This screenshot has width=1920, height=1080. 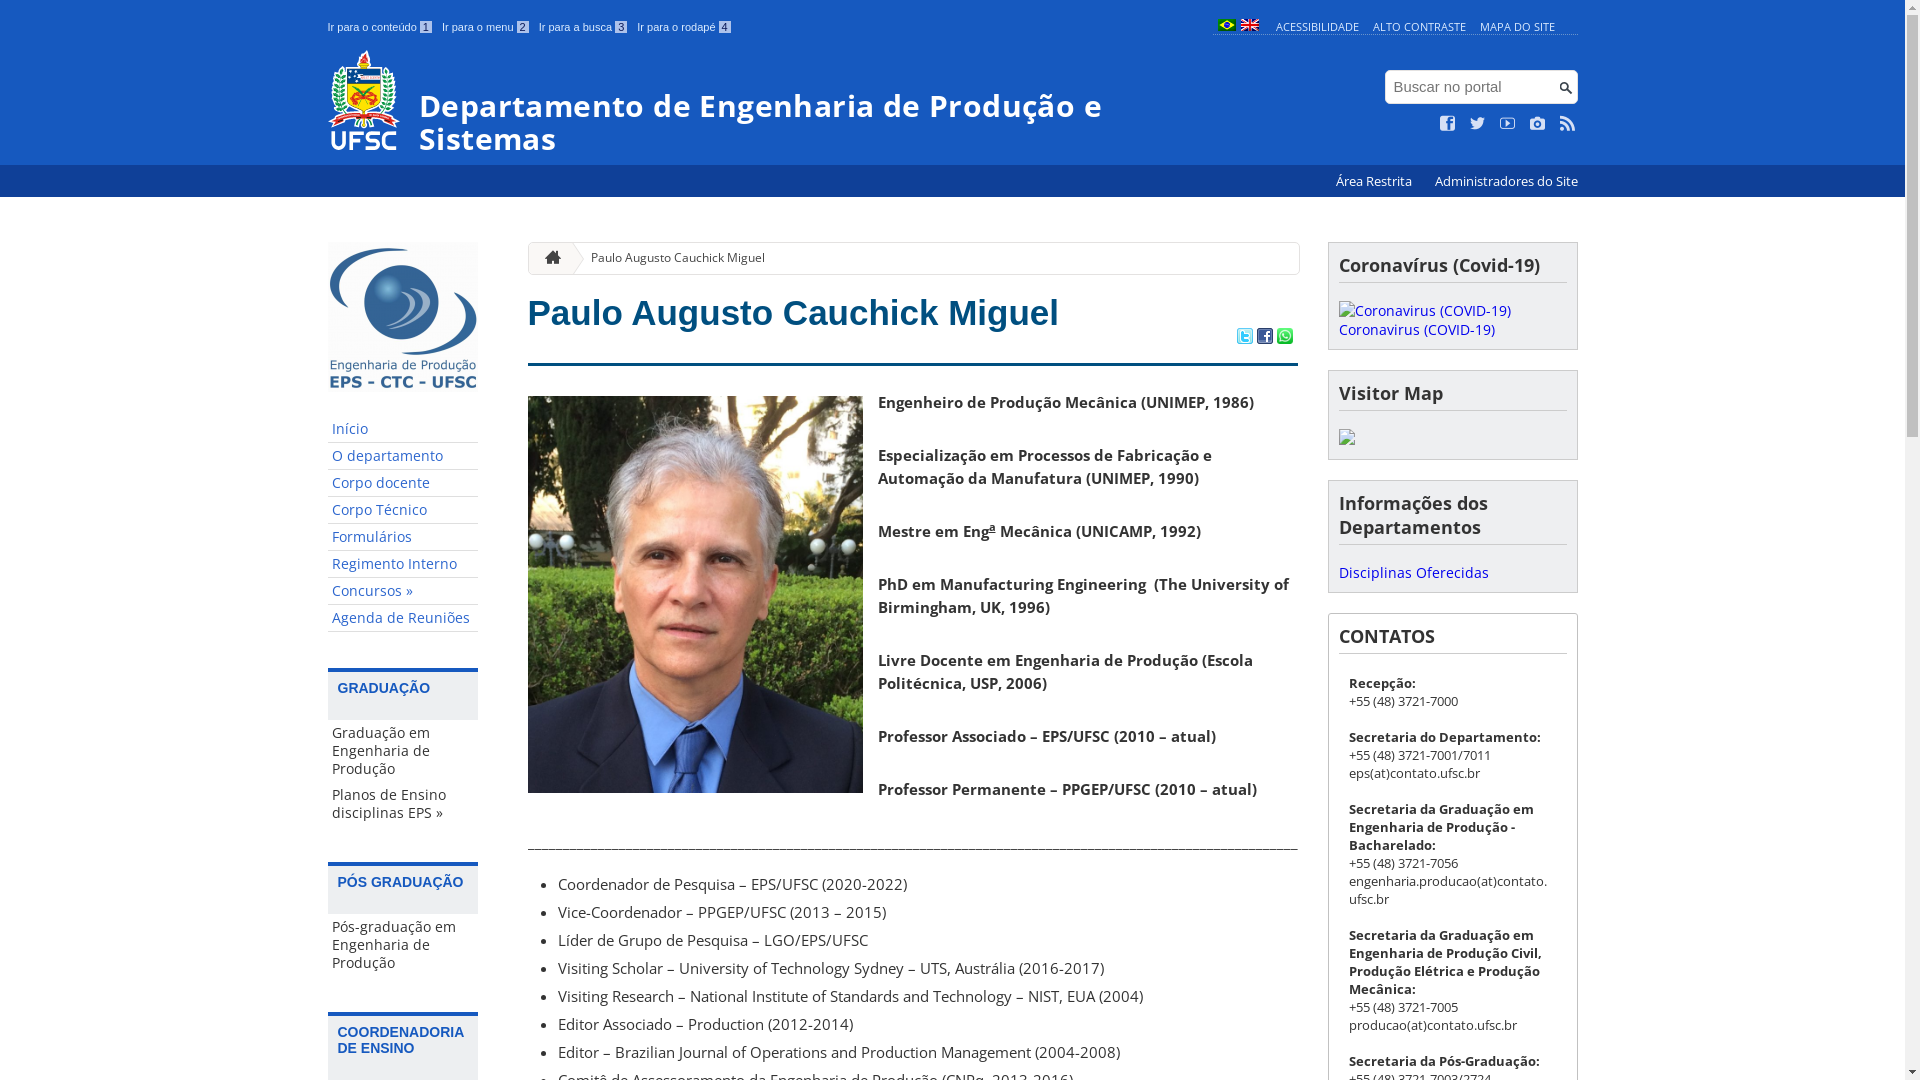 I want to click on 'ACESSIBILIDADE', so click(x=1275, y=26).